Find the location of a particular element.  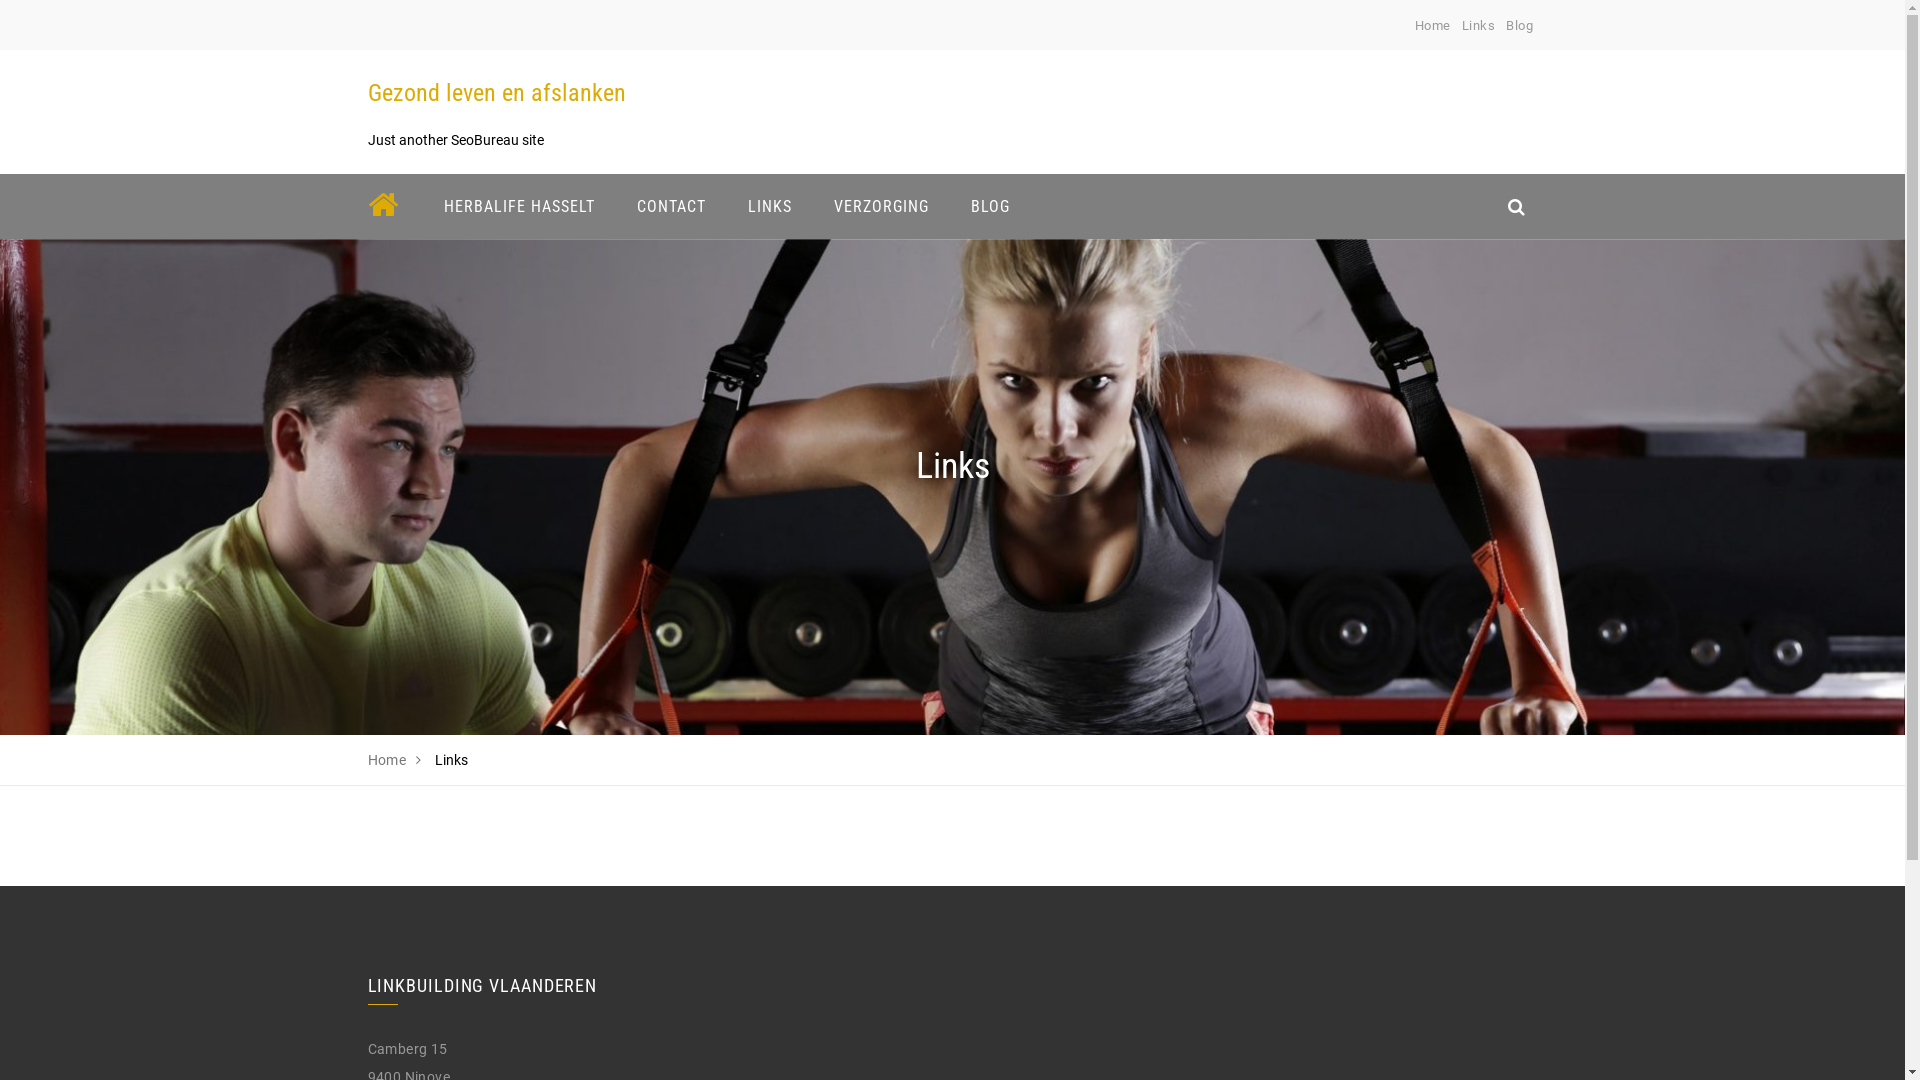

'VERZORGING' is located at coordinates (820, 206).